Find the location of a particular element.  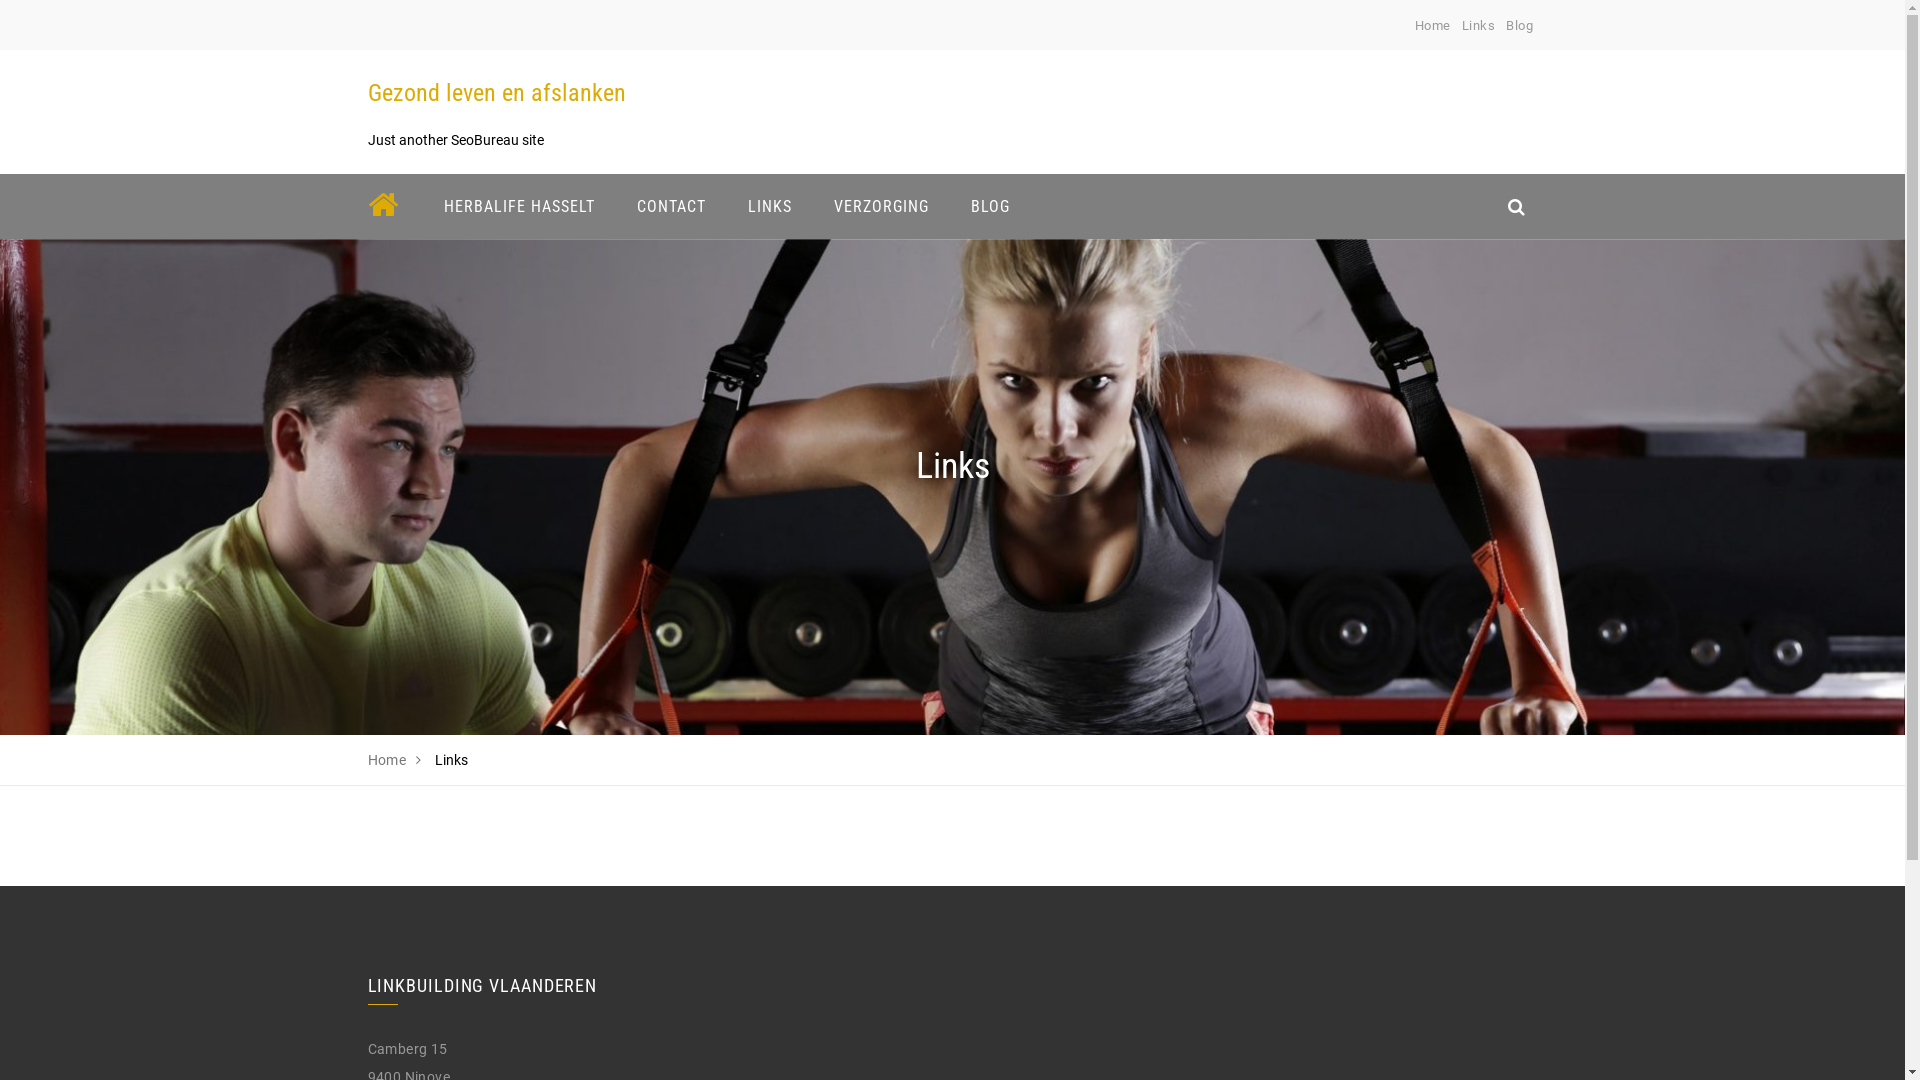

'VERZORGING' is located at coordinates (820, 206).